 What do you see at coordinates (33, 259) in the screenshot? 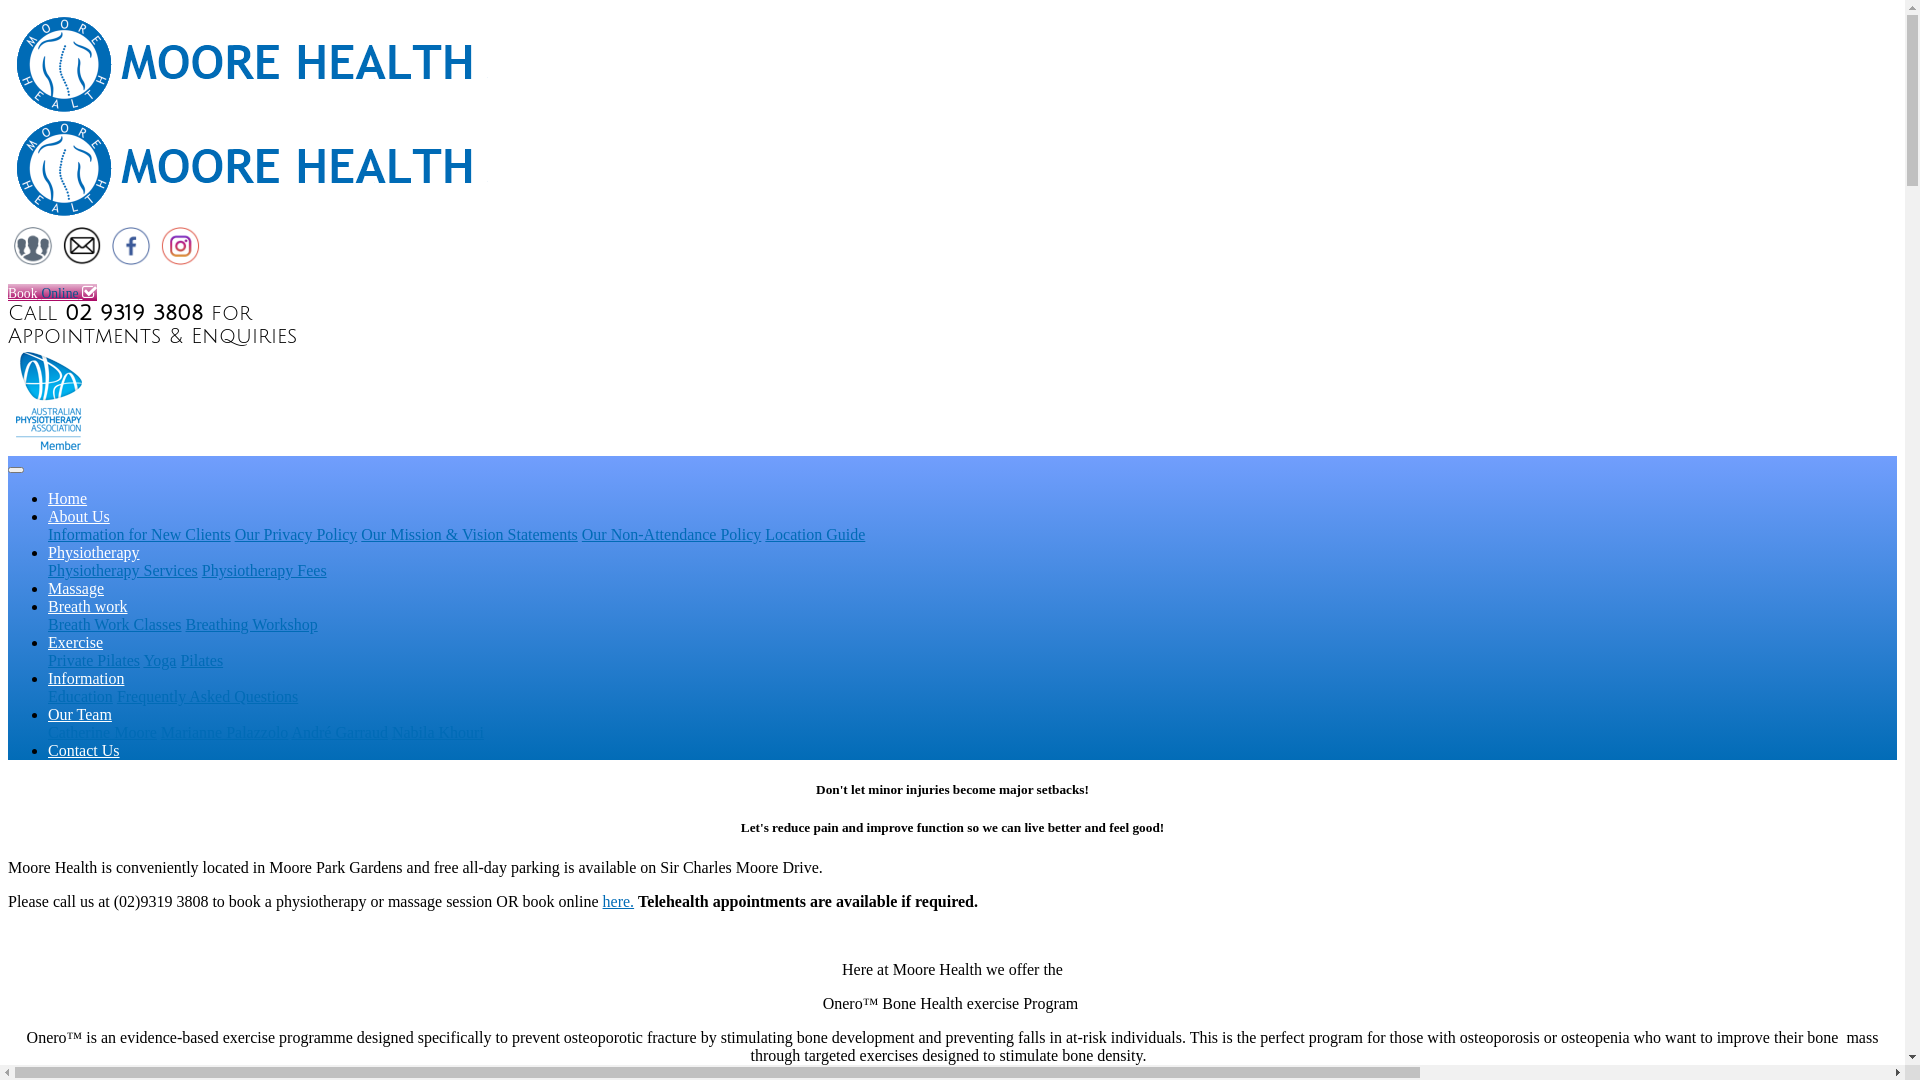
I see `'Meet Our Team'` at bounding box center [33, 259].